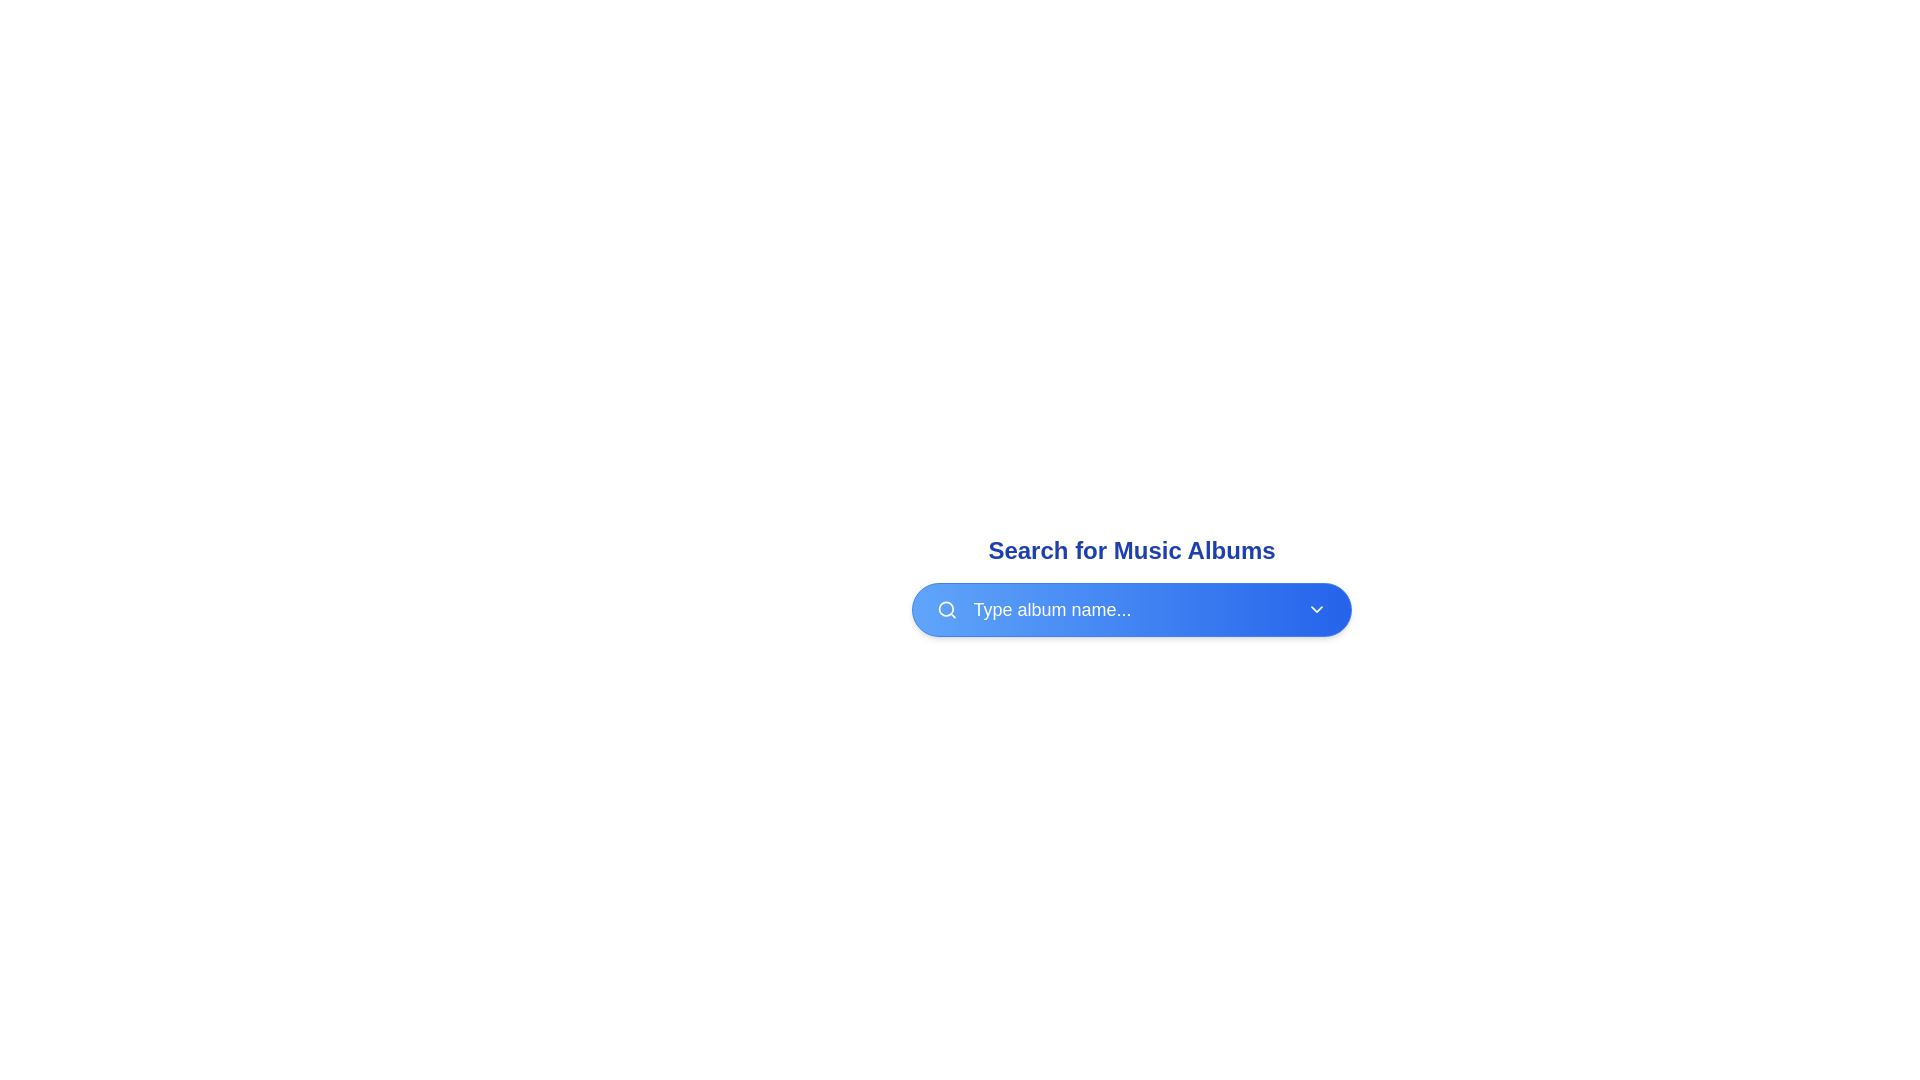 Image resolution: width=1920 pixels, height=1080 pixels. What do you see at coordinates (946, 608) in the screenshot?
I see `the search icon, which is a white magnifying glass on a blue button` at bounding box center [946, 608].